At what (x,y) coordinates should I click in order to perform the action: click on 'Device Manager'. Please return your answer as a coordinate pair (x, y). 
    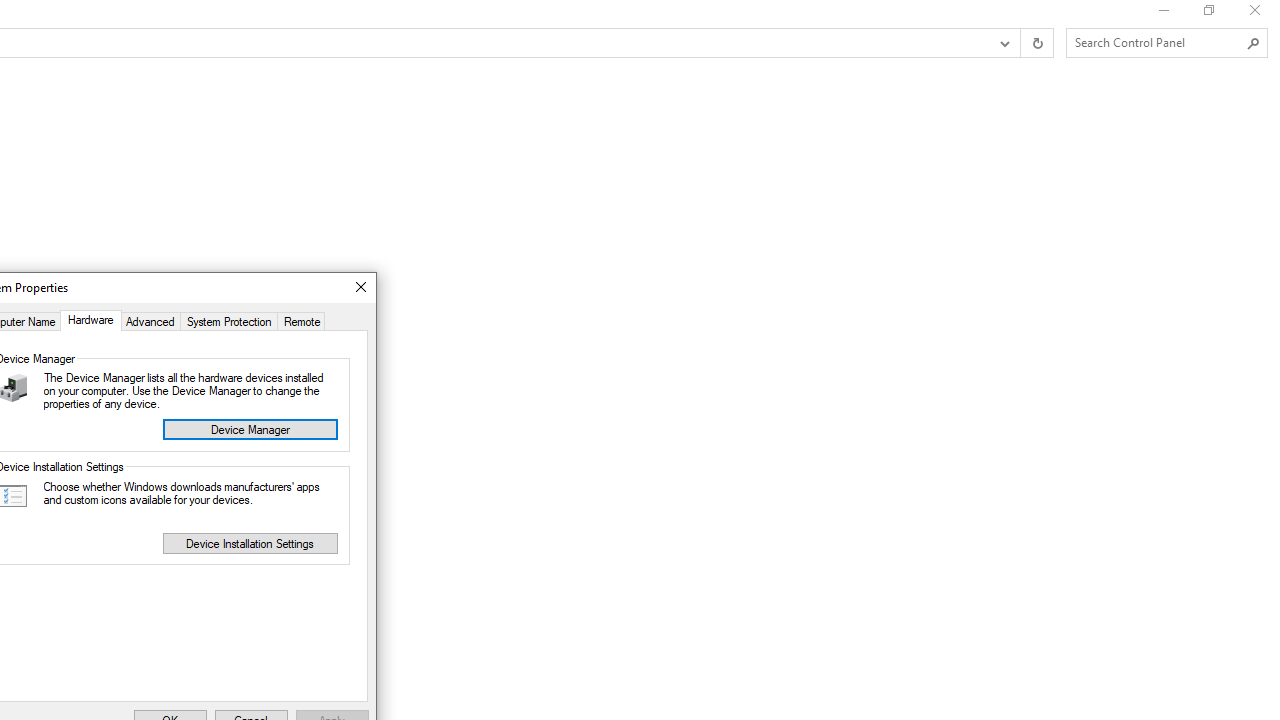
    Looking at the image, I should click on (249, 428).